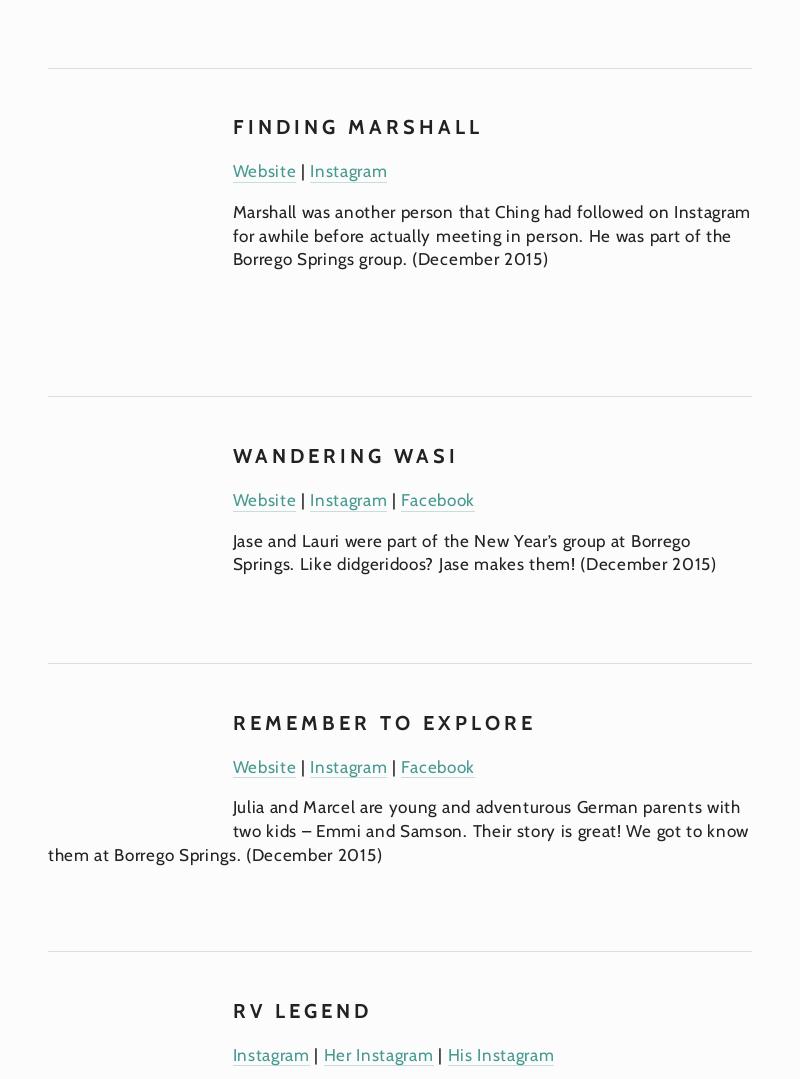  What do you see at coordinates (445, 1052) in the screenshot?
I see `'His Instagram'` at bounding box center [445, 1052].